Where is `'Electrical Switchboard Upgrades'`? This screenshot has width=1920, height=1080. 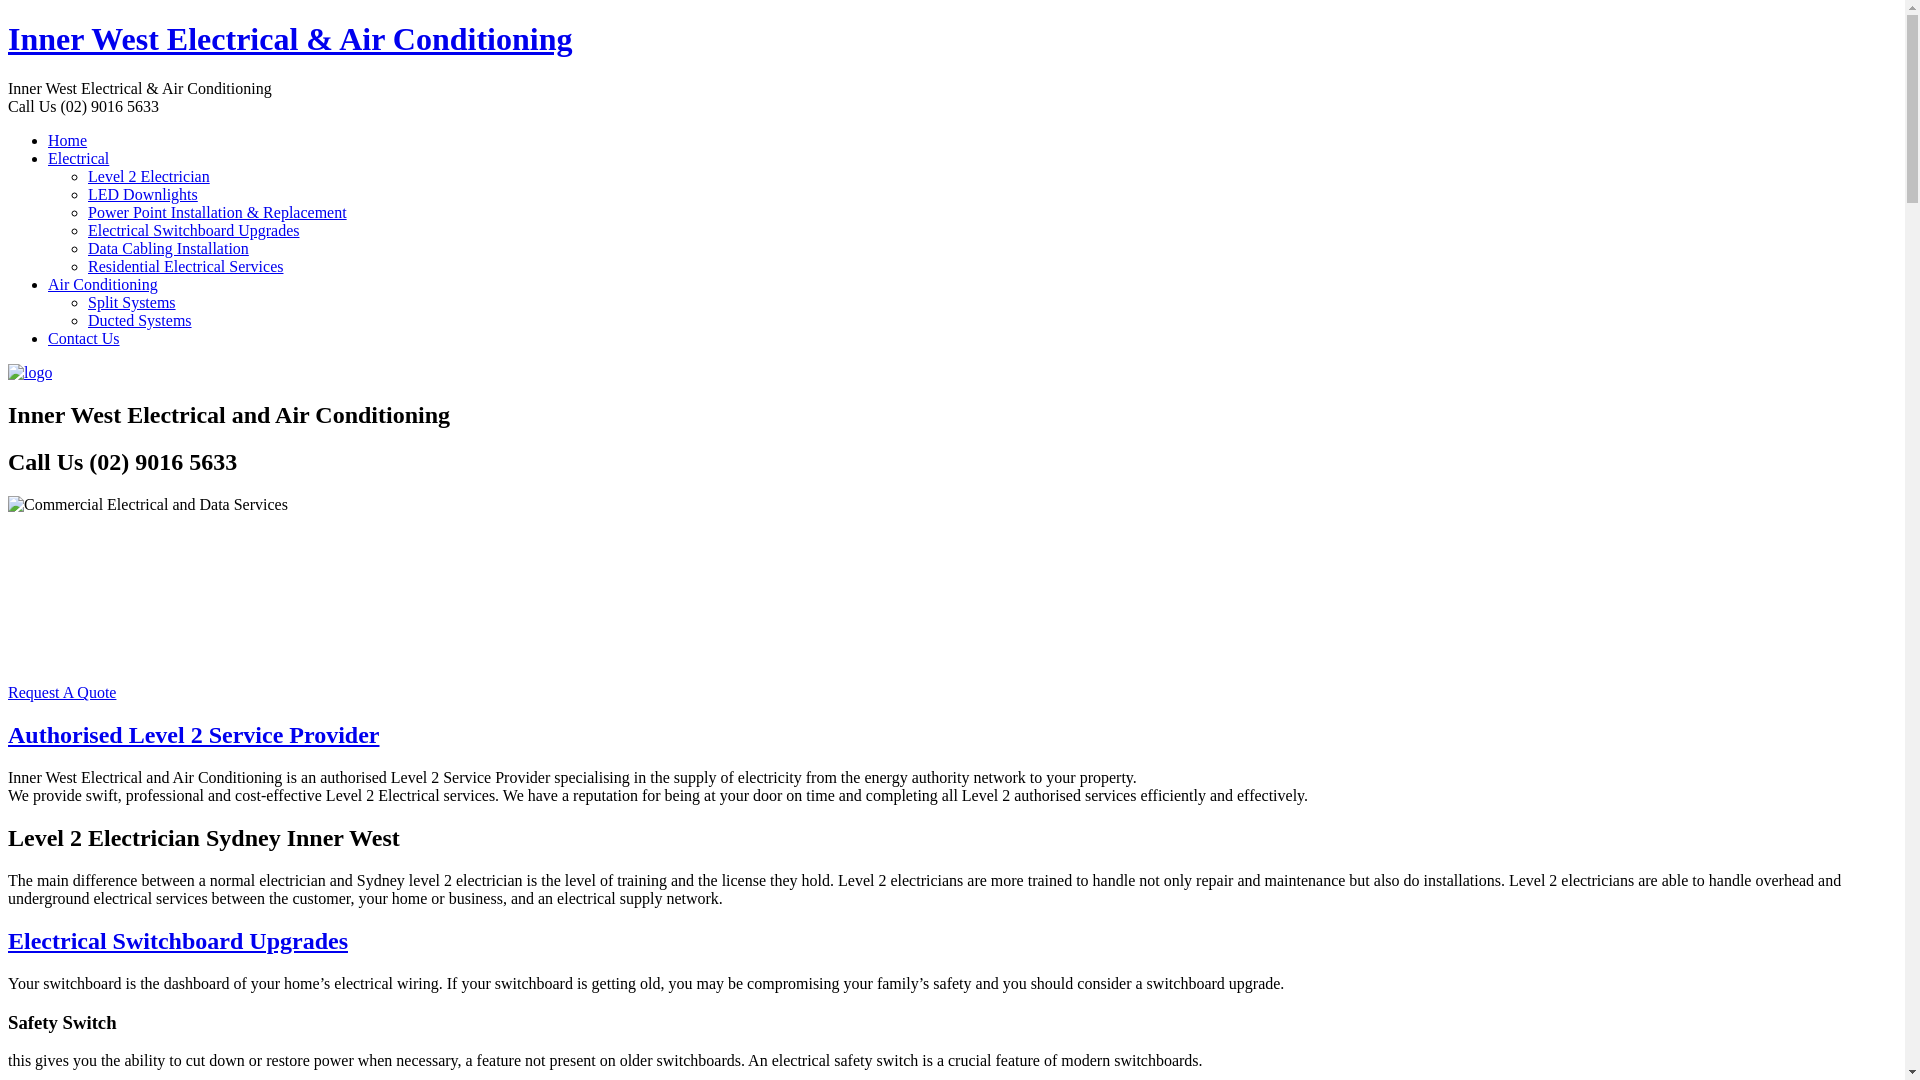
'Electrical Switchboard Upgrades' is located at coordinates (177, 941).